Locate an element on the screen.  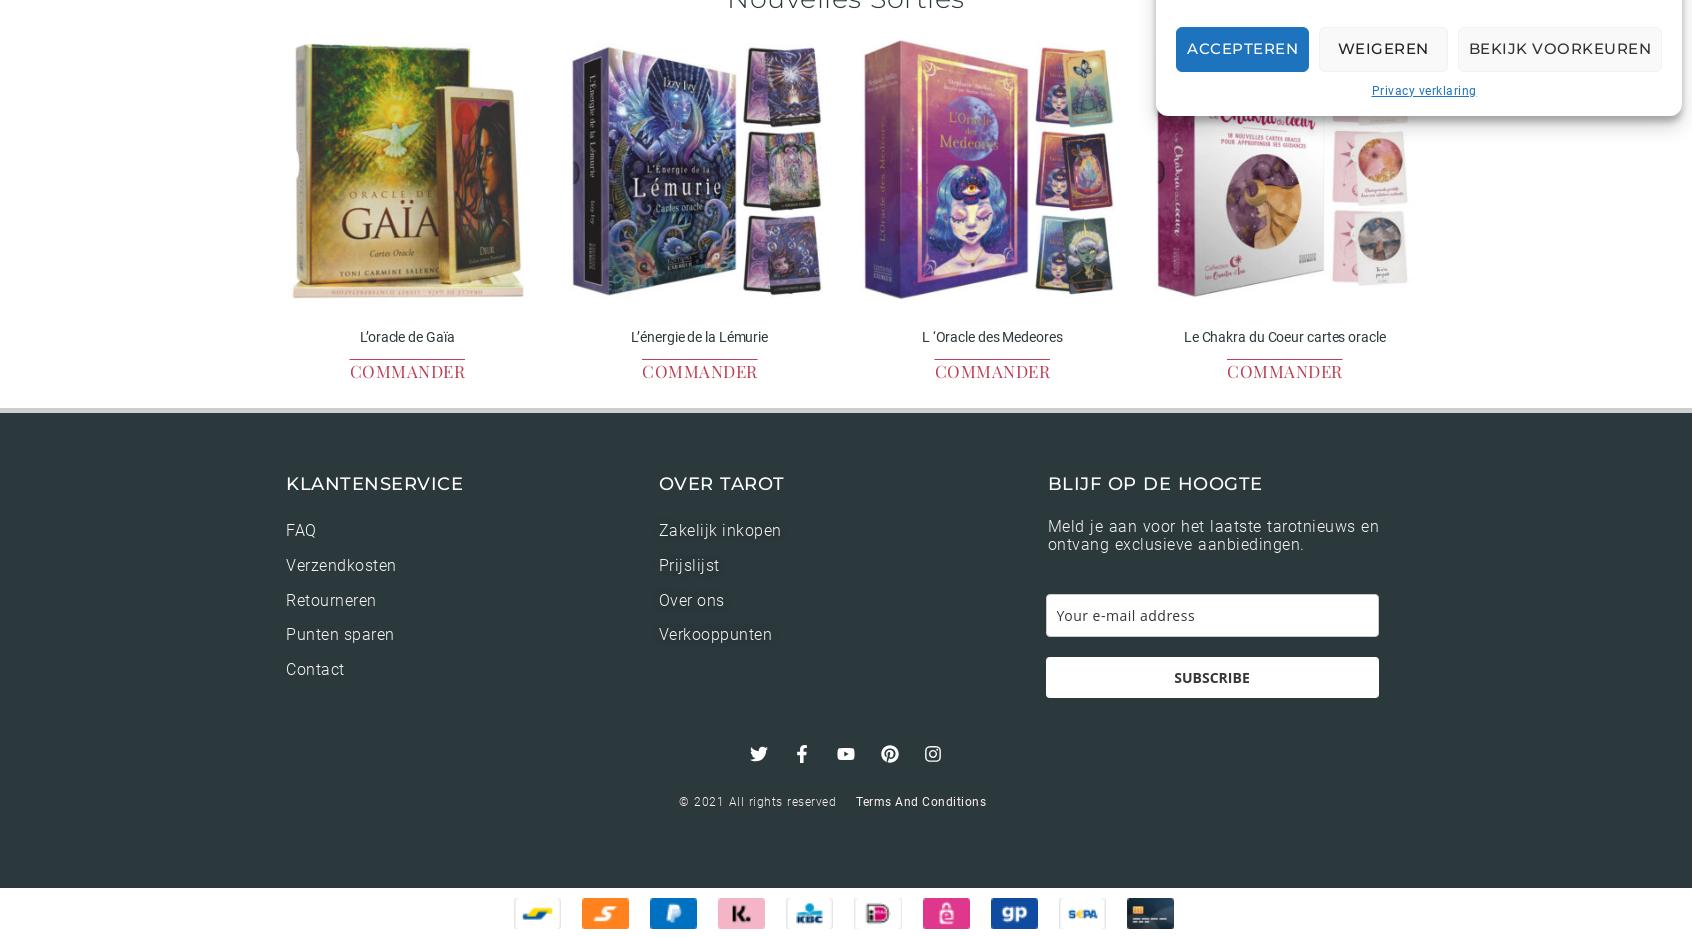
'Klantenservice' is located at coordinates (374, 483).